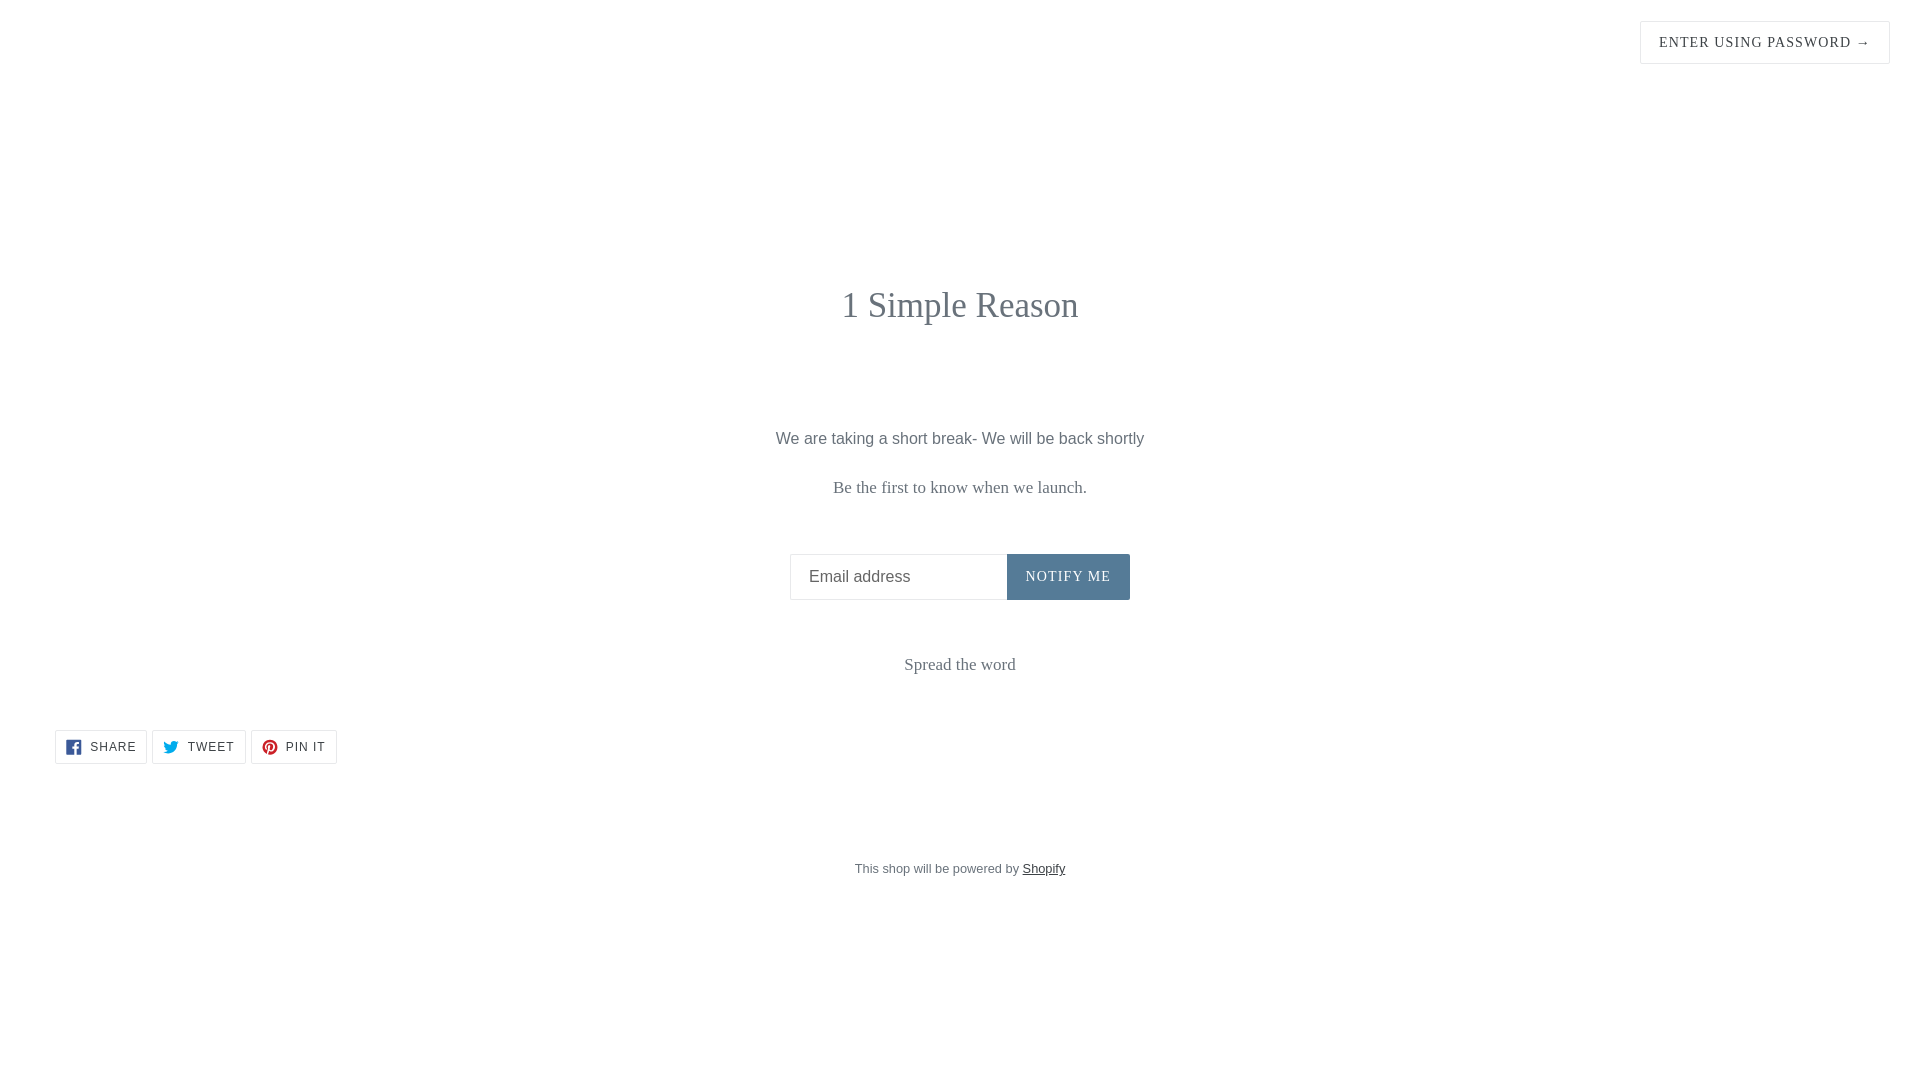 The height and width of the screenshot is (1080, 1920). Describe the element at coordinates (198, 747) in the screenshot. I see `'TWEET` at that location.